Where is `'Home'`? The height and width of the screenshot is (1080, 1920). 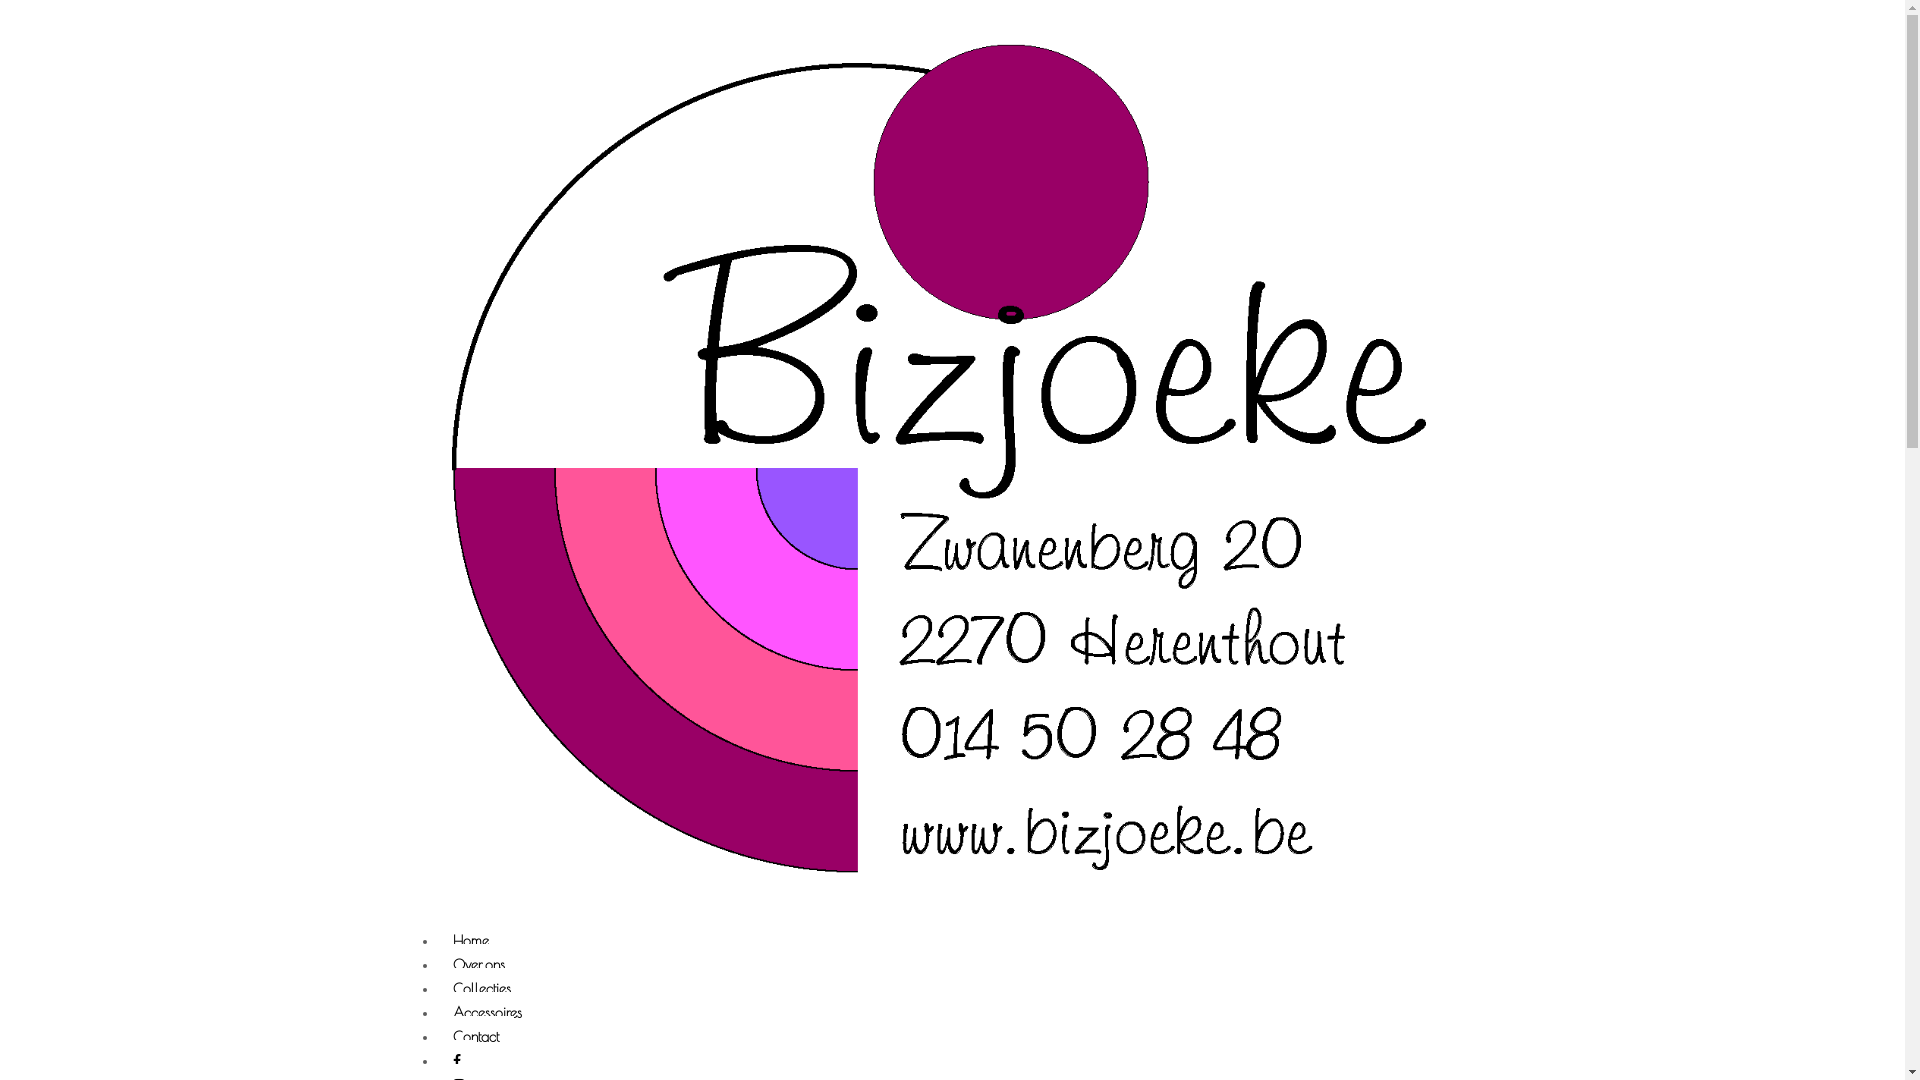 'Home' is located at coordinates (436, 942).